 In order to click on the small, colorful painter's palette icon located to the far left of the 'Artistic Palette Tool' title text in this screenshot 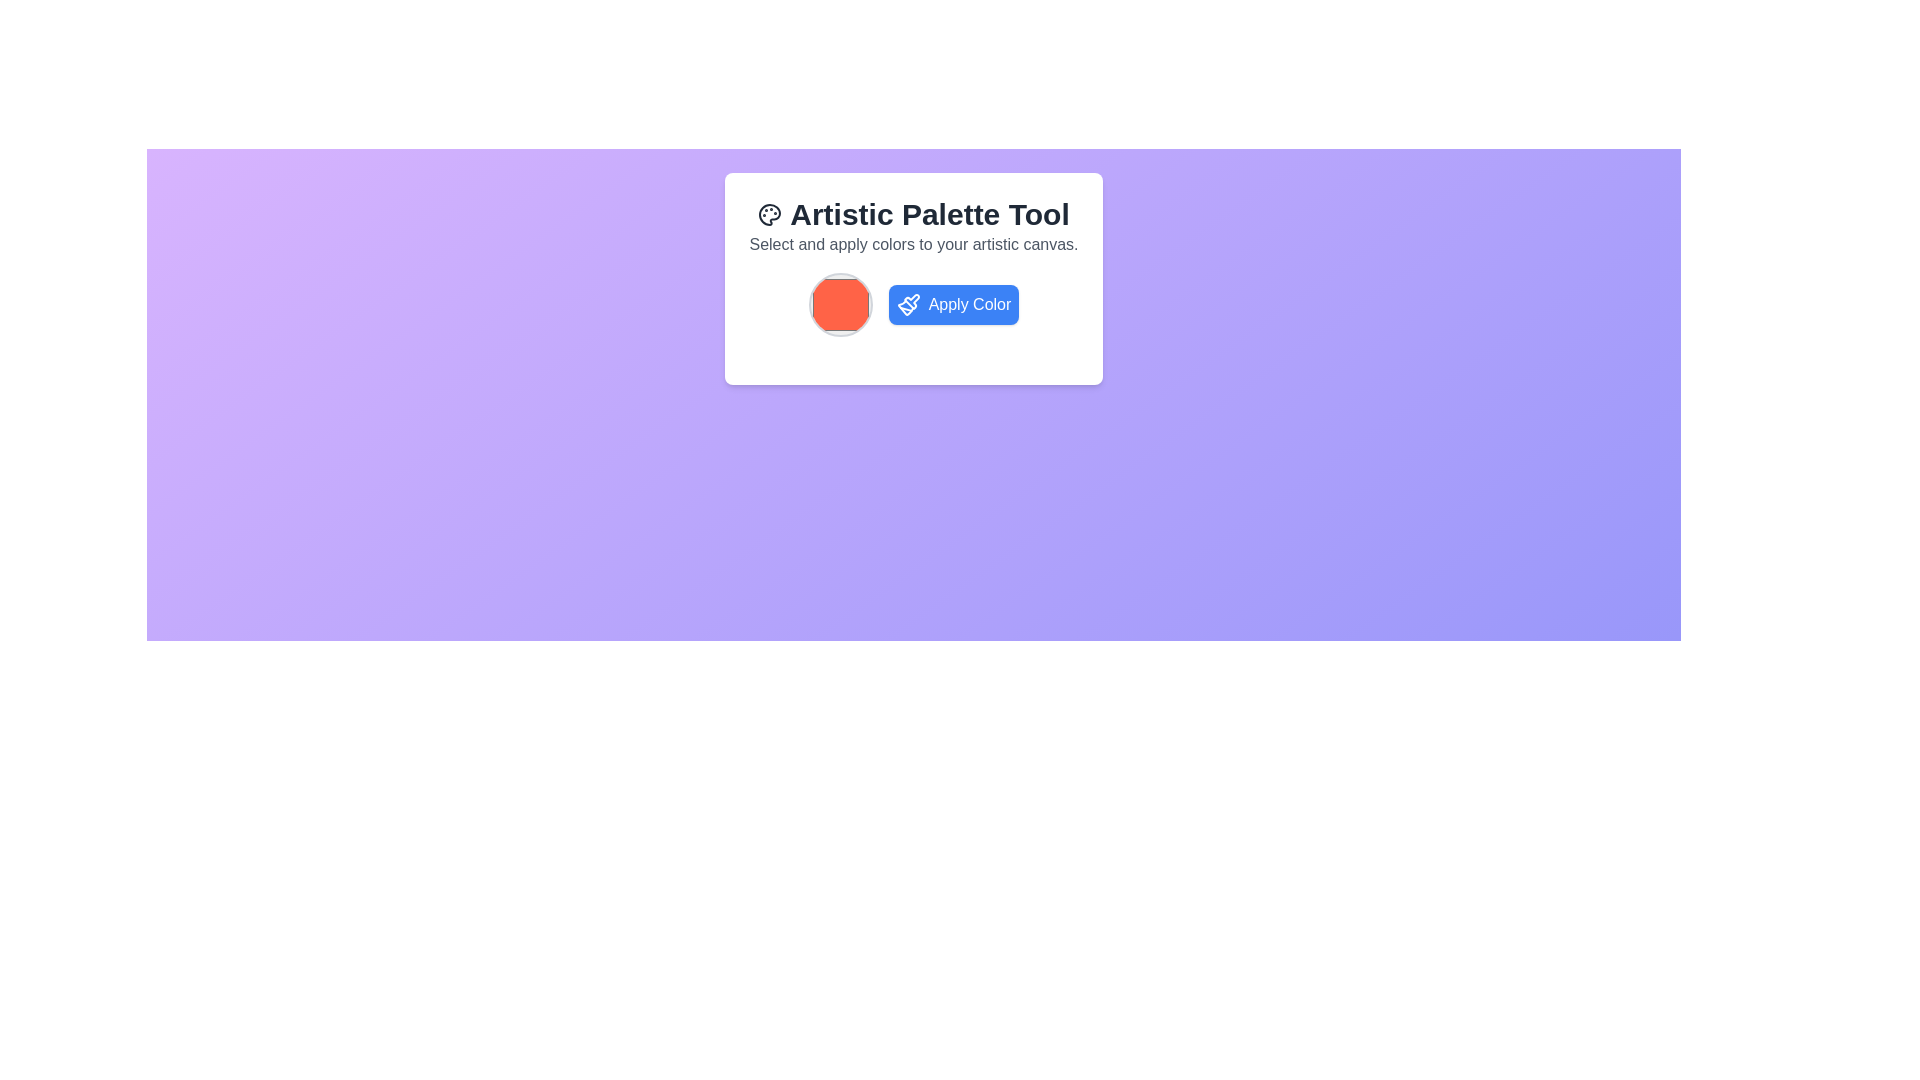, I will do `click(769, 215)`.